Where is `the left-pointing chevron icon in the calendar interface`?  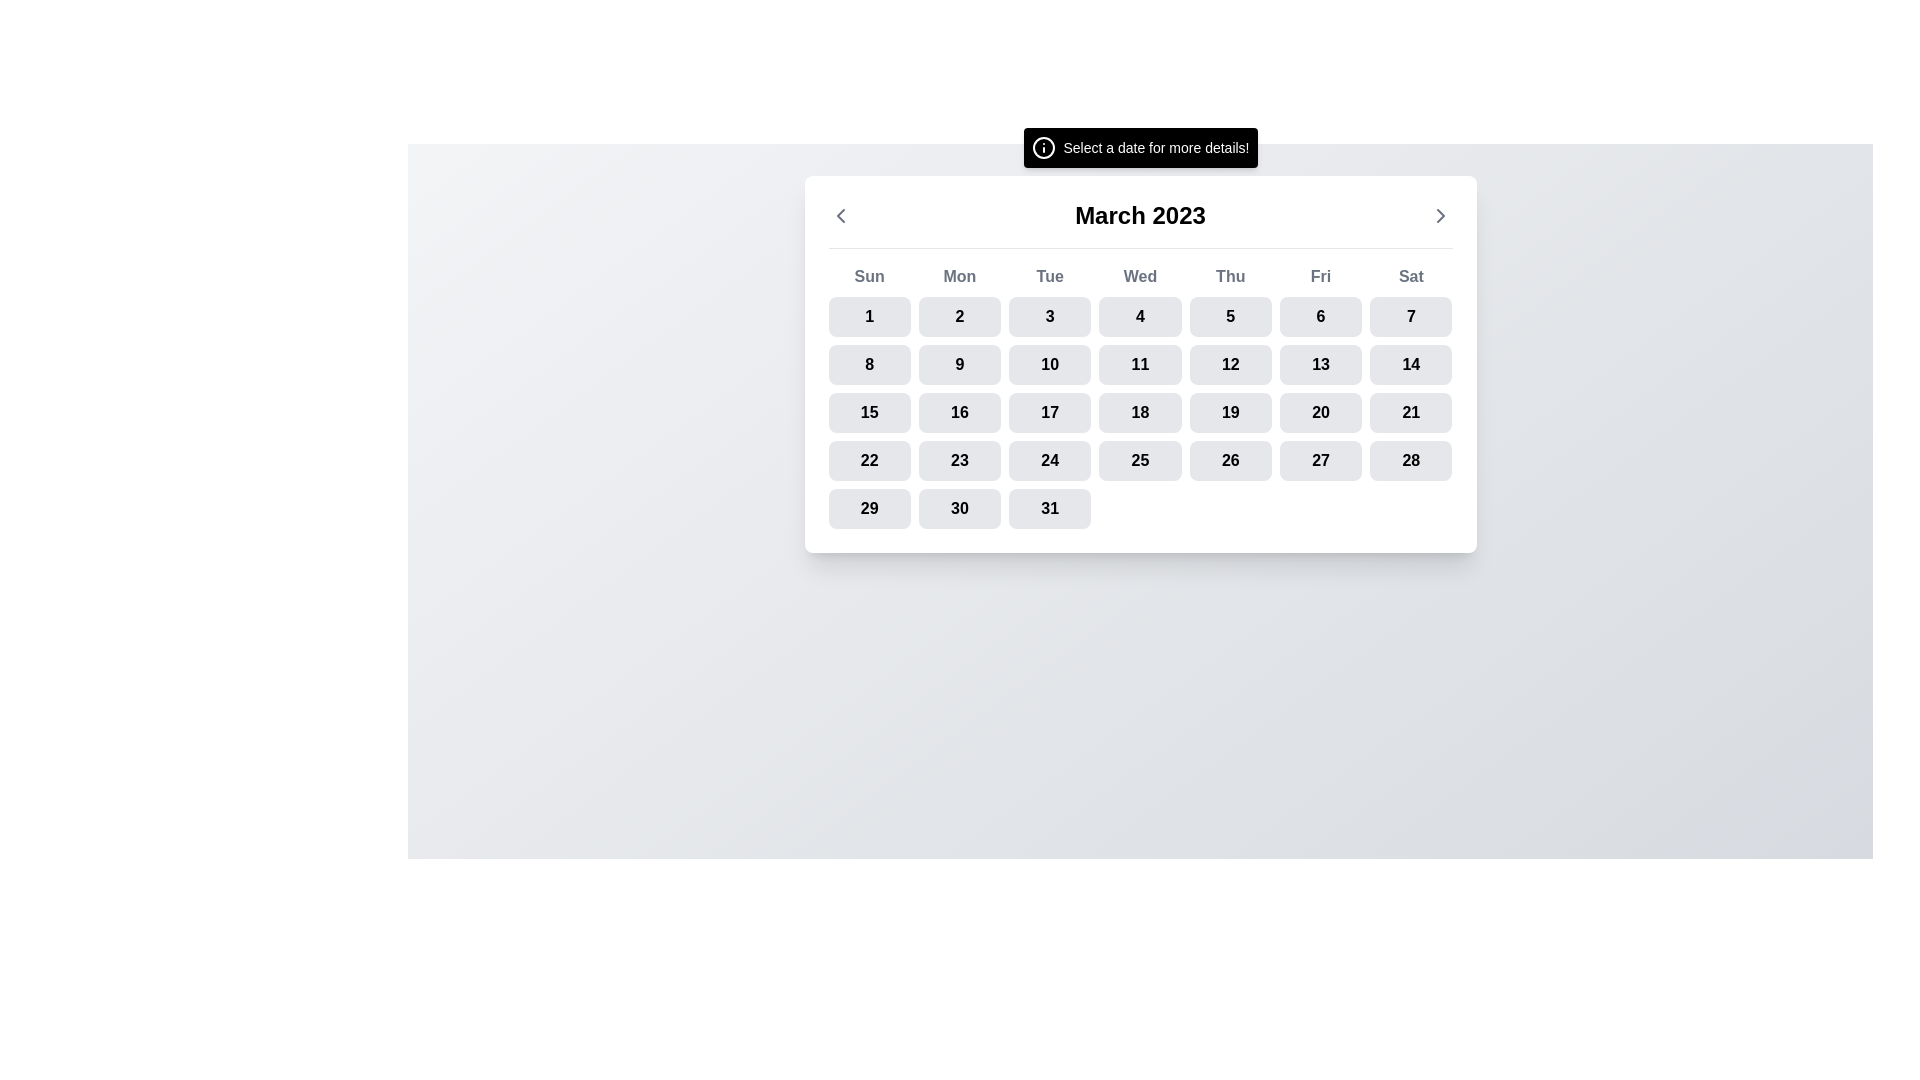
the left-pointing chevron icon in the calendar interface is located at coordinates (840, 216).